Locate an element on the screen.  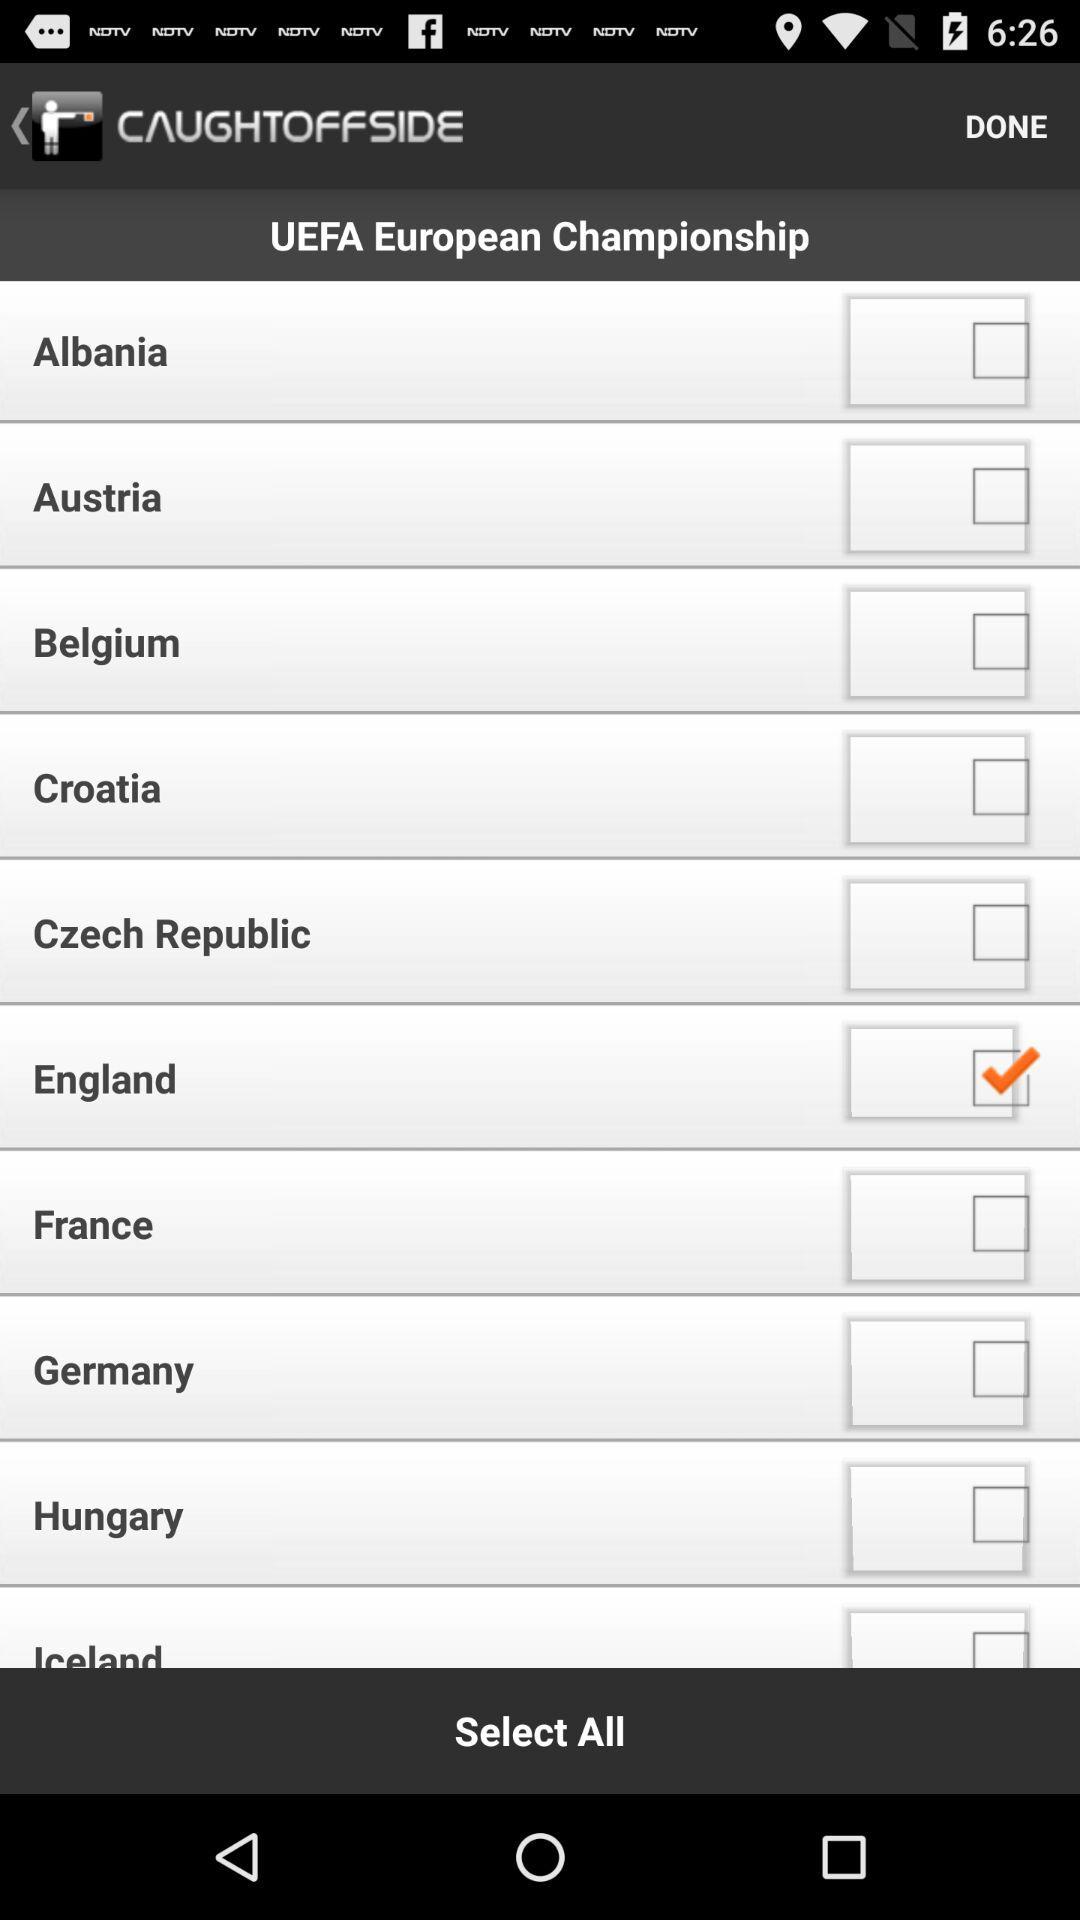
icon below england item is located at coordinates (409, 1222).